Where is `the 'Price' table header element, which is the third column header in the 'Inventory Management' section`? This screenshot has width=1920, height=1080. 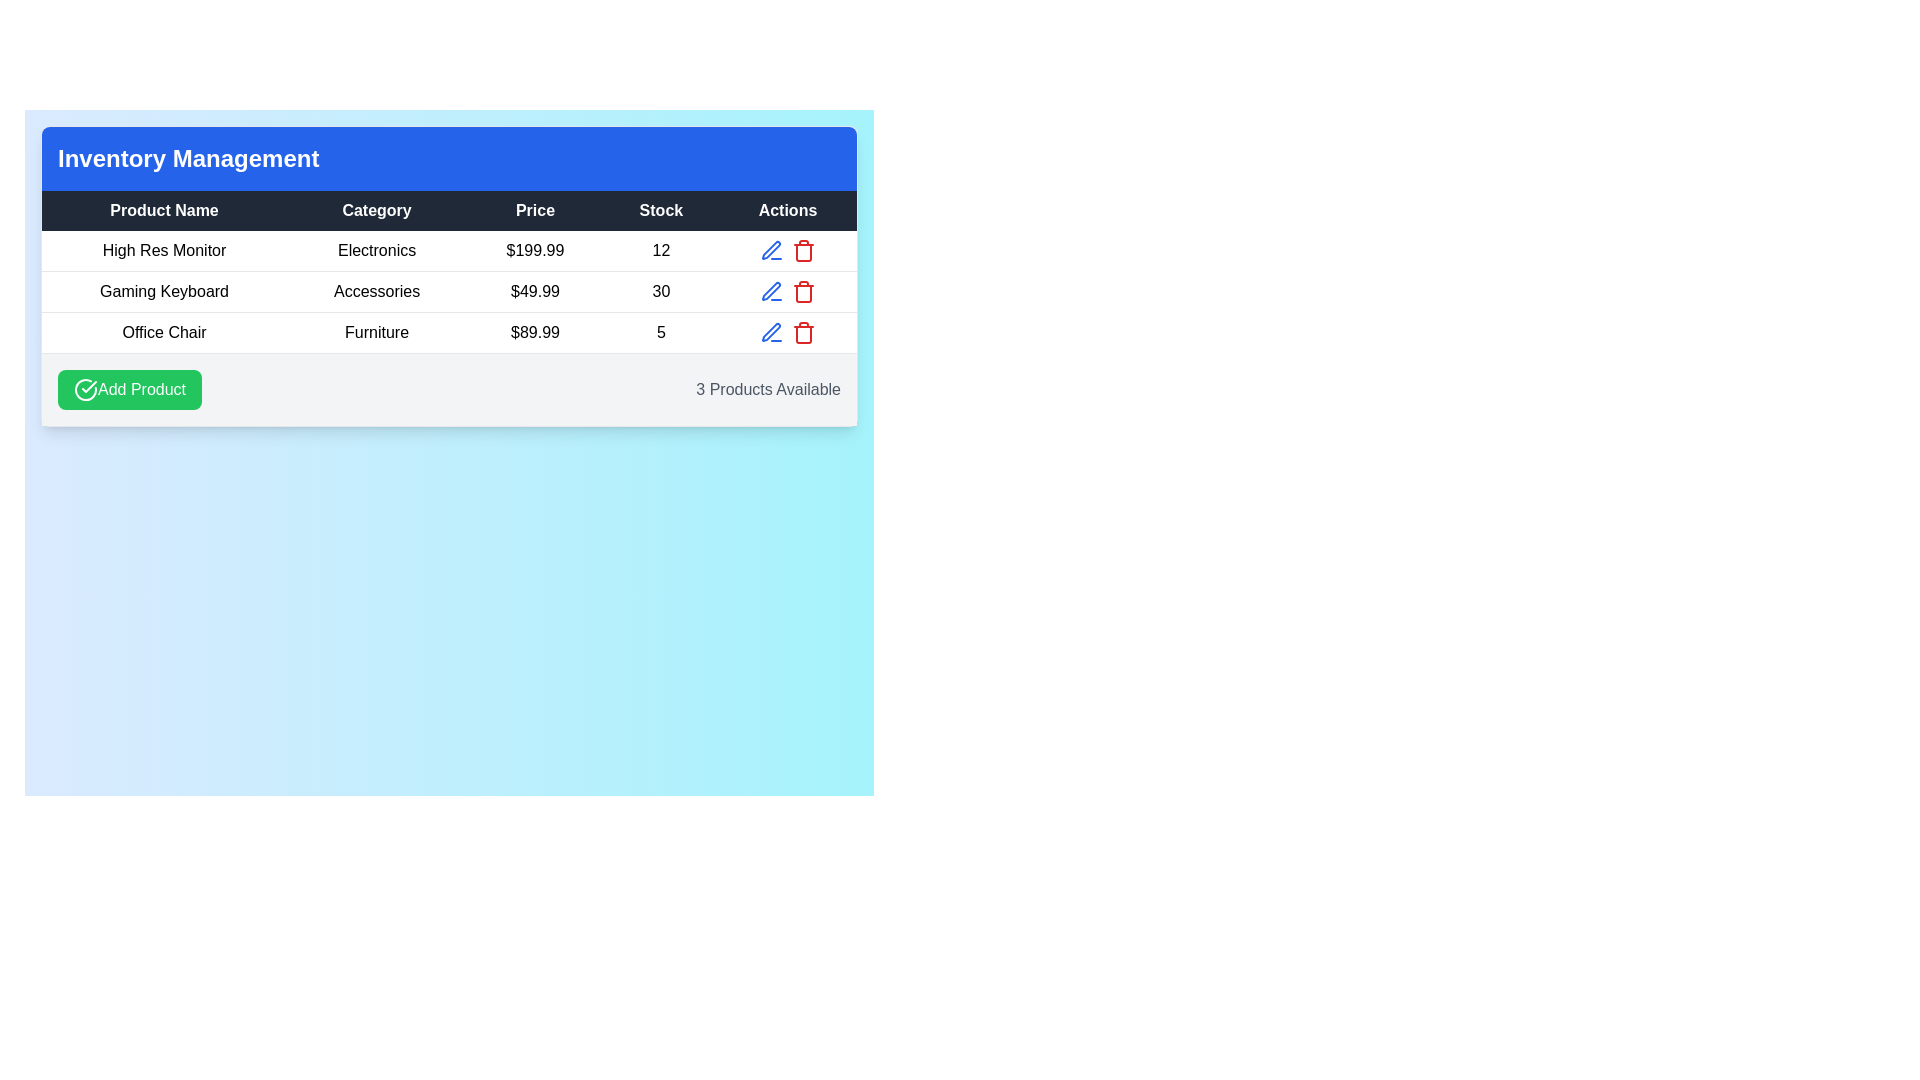
the 'Price' table header element, which is the third column header in the 'Inventory Management' section is located at coordinates (535, 211).